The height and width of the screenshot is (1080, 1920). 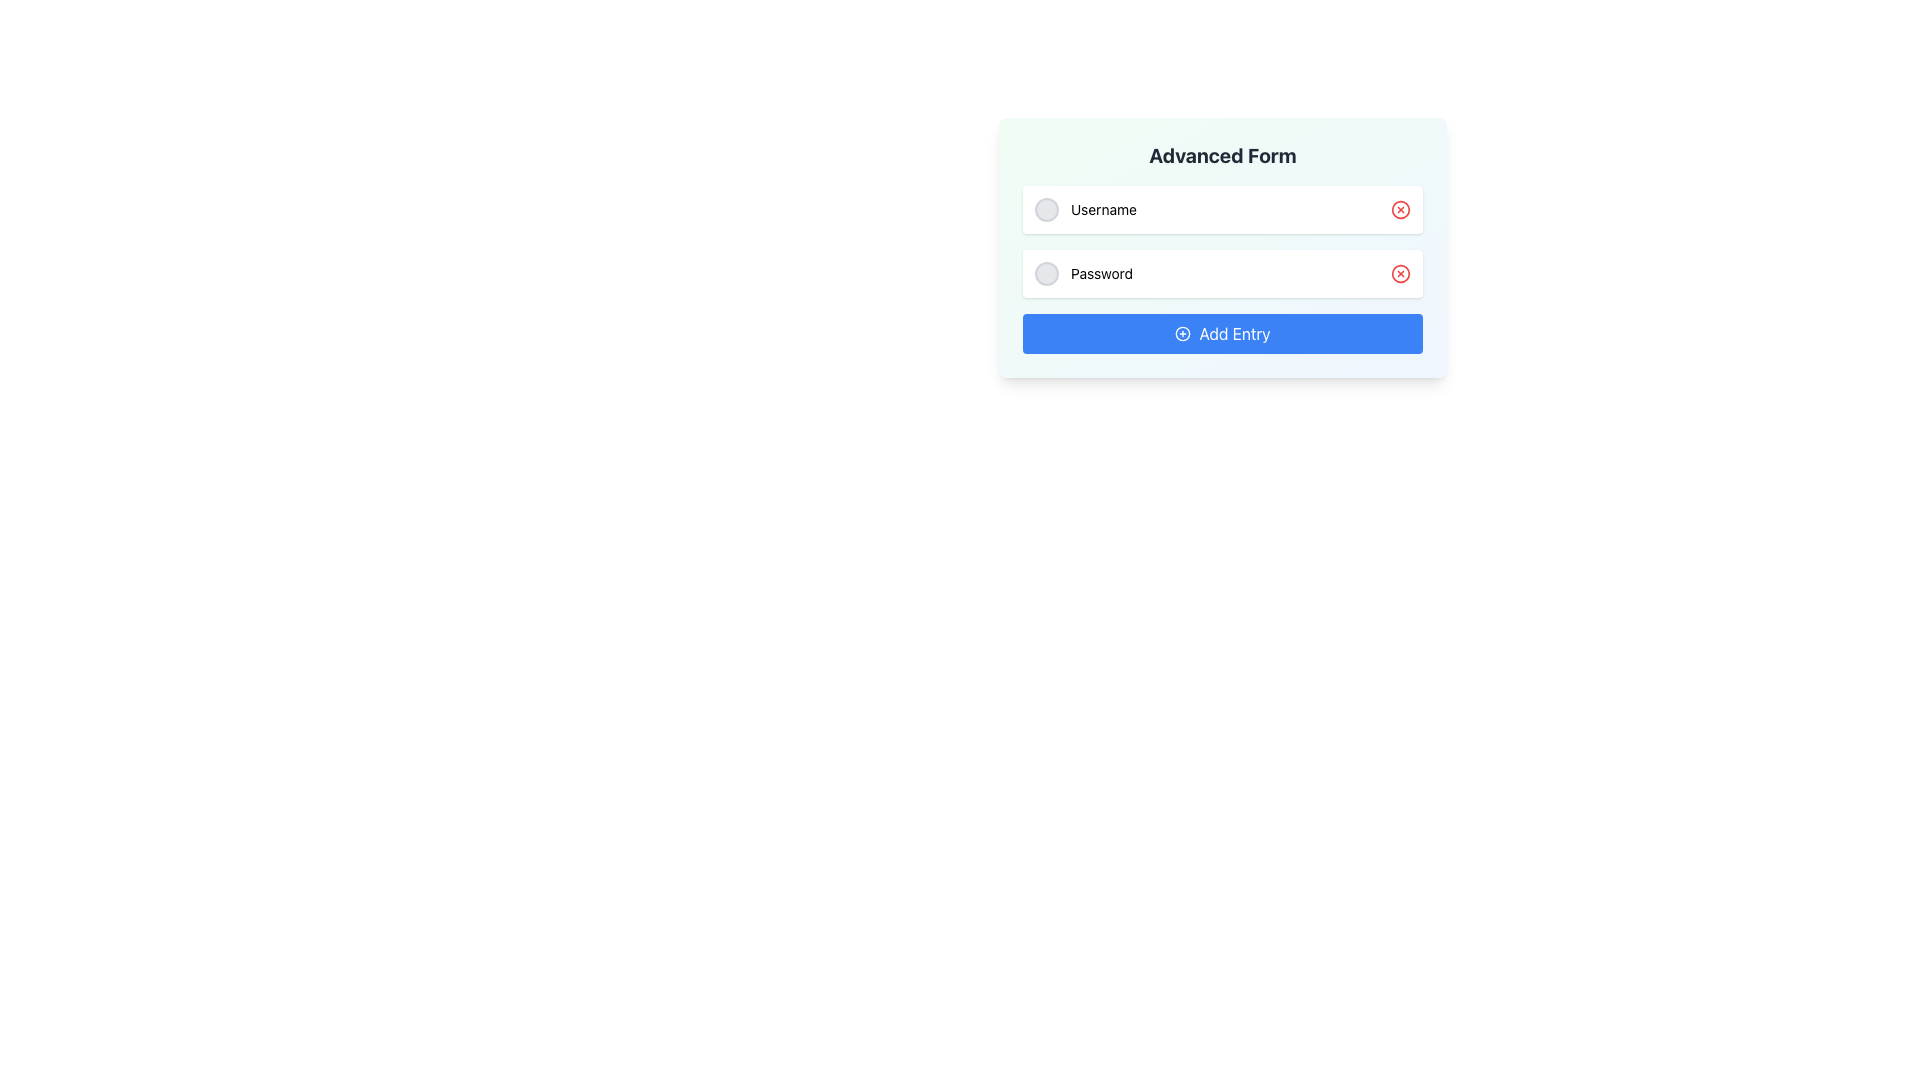 What do you see at coordinates (1183, 333) in the screenshot?
I see `the circular outline of the '+' symbol in the 'Add Entry' button, which is styled with a thin outline and has no fill` at bounding box center [1183, 333].